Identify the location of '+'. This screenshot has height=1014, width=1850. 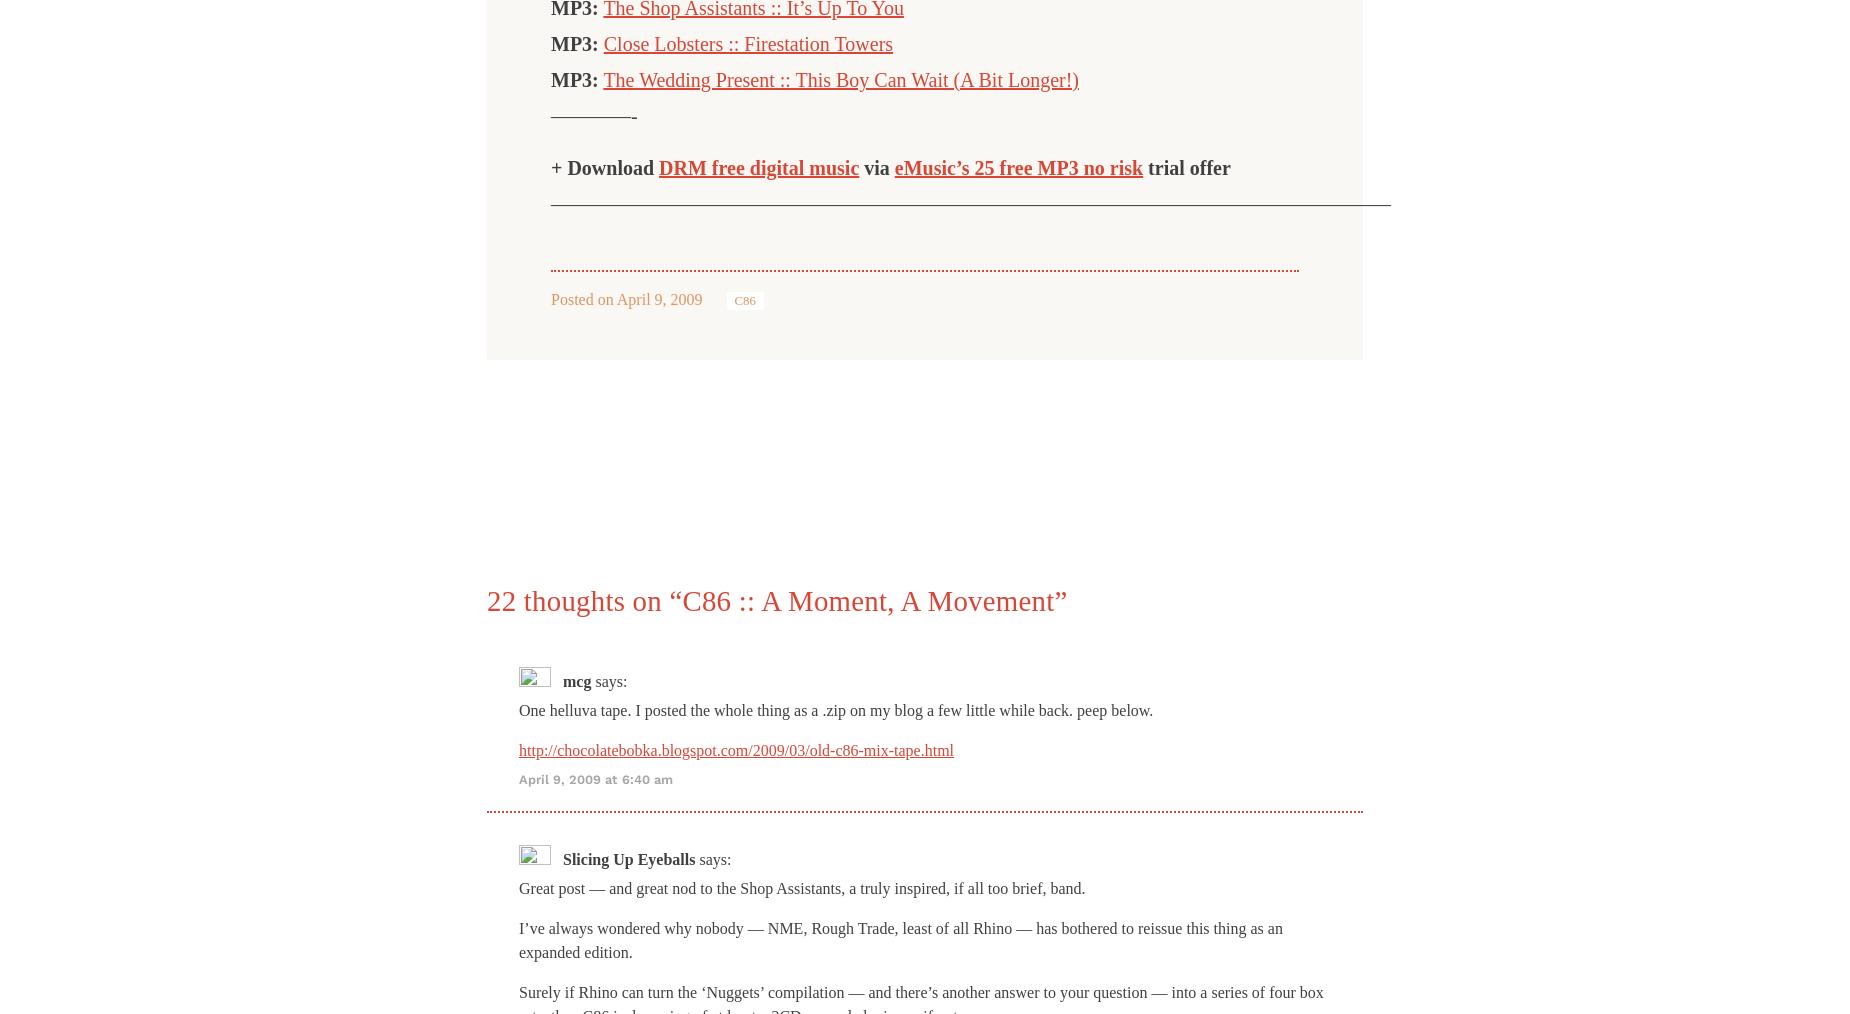
(559, 168).